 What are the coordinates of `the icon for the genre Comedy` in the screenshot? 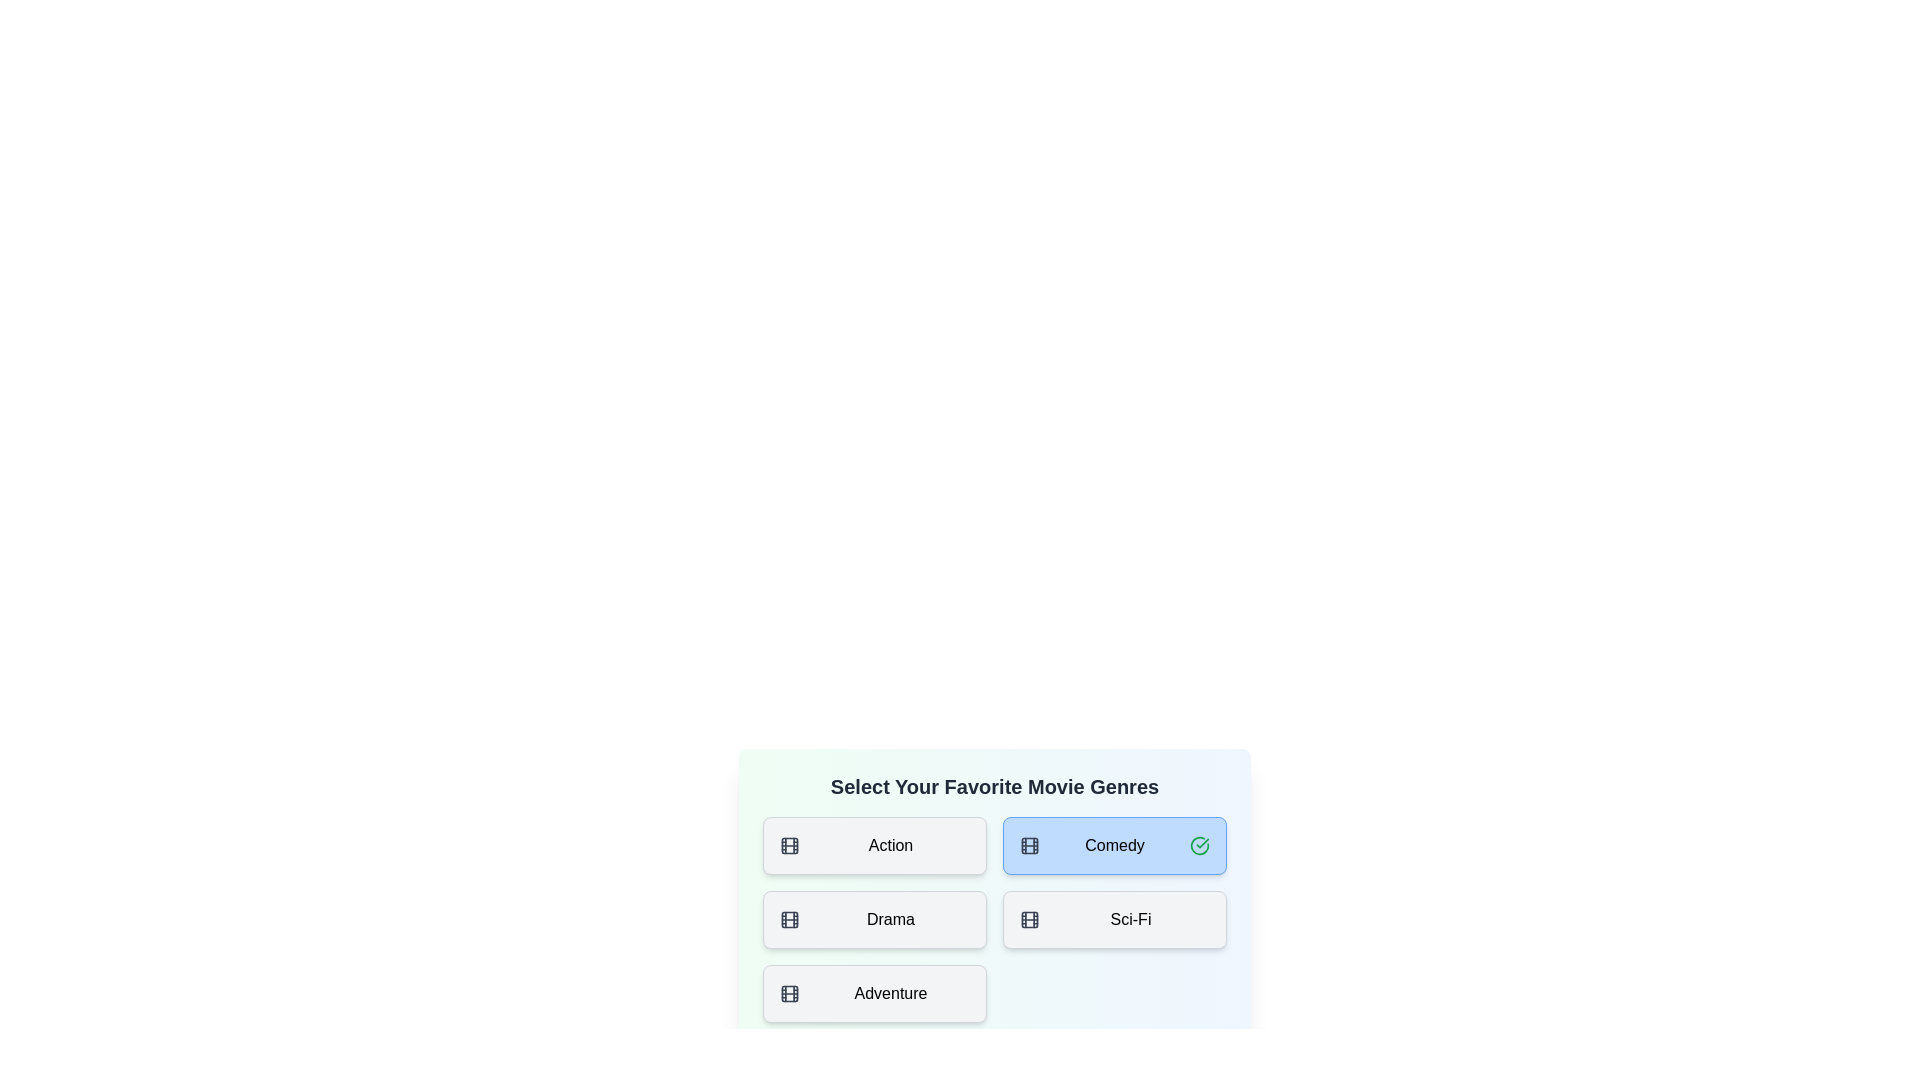 It's located at (1030, 845).